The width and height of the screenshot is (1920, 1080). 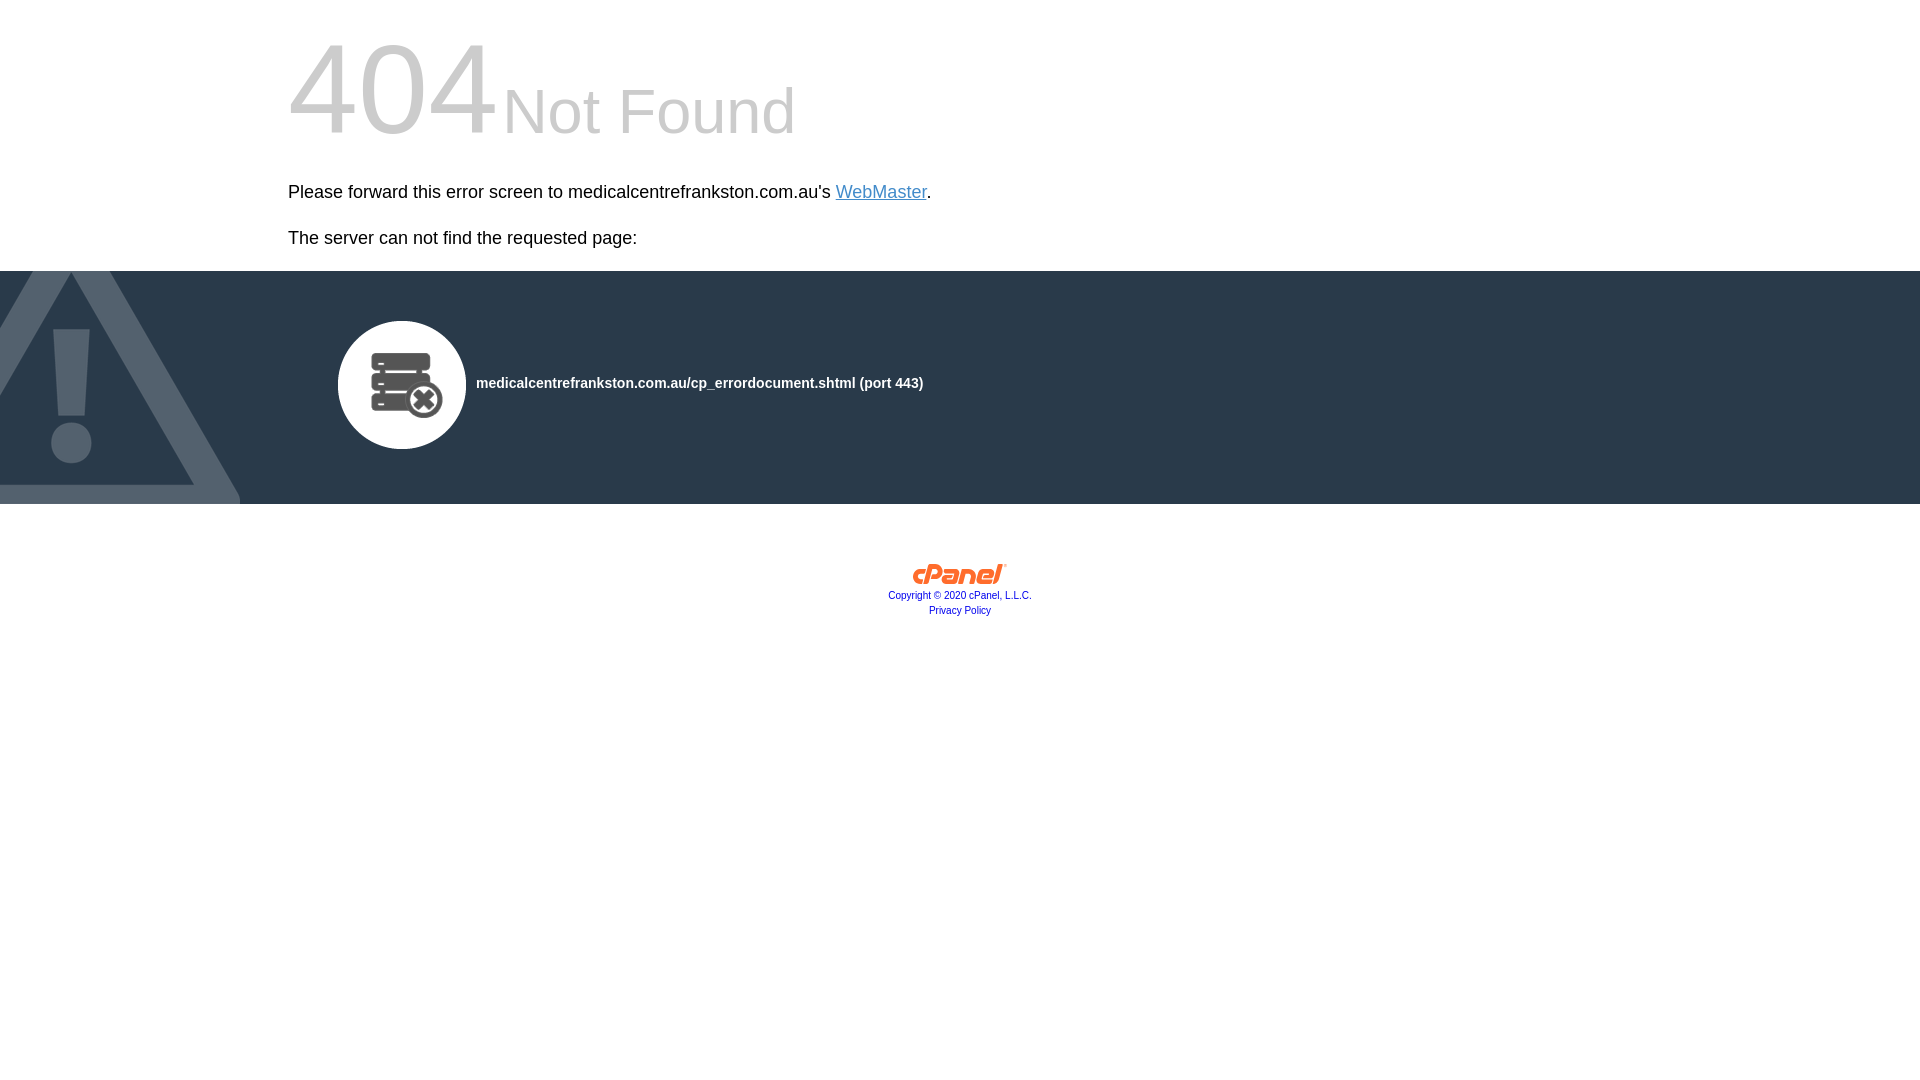 What do you see at coordinates (960, 609) in the screenshot?
I see `'Privacy Policy'` at bounding box center [960, 609].